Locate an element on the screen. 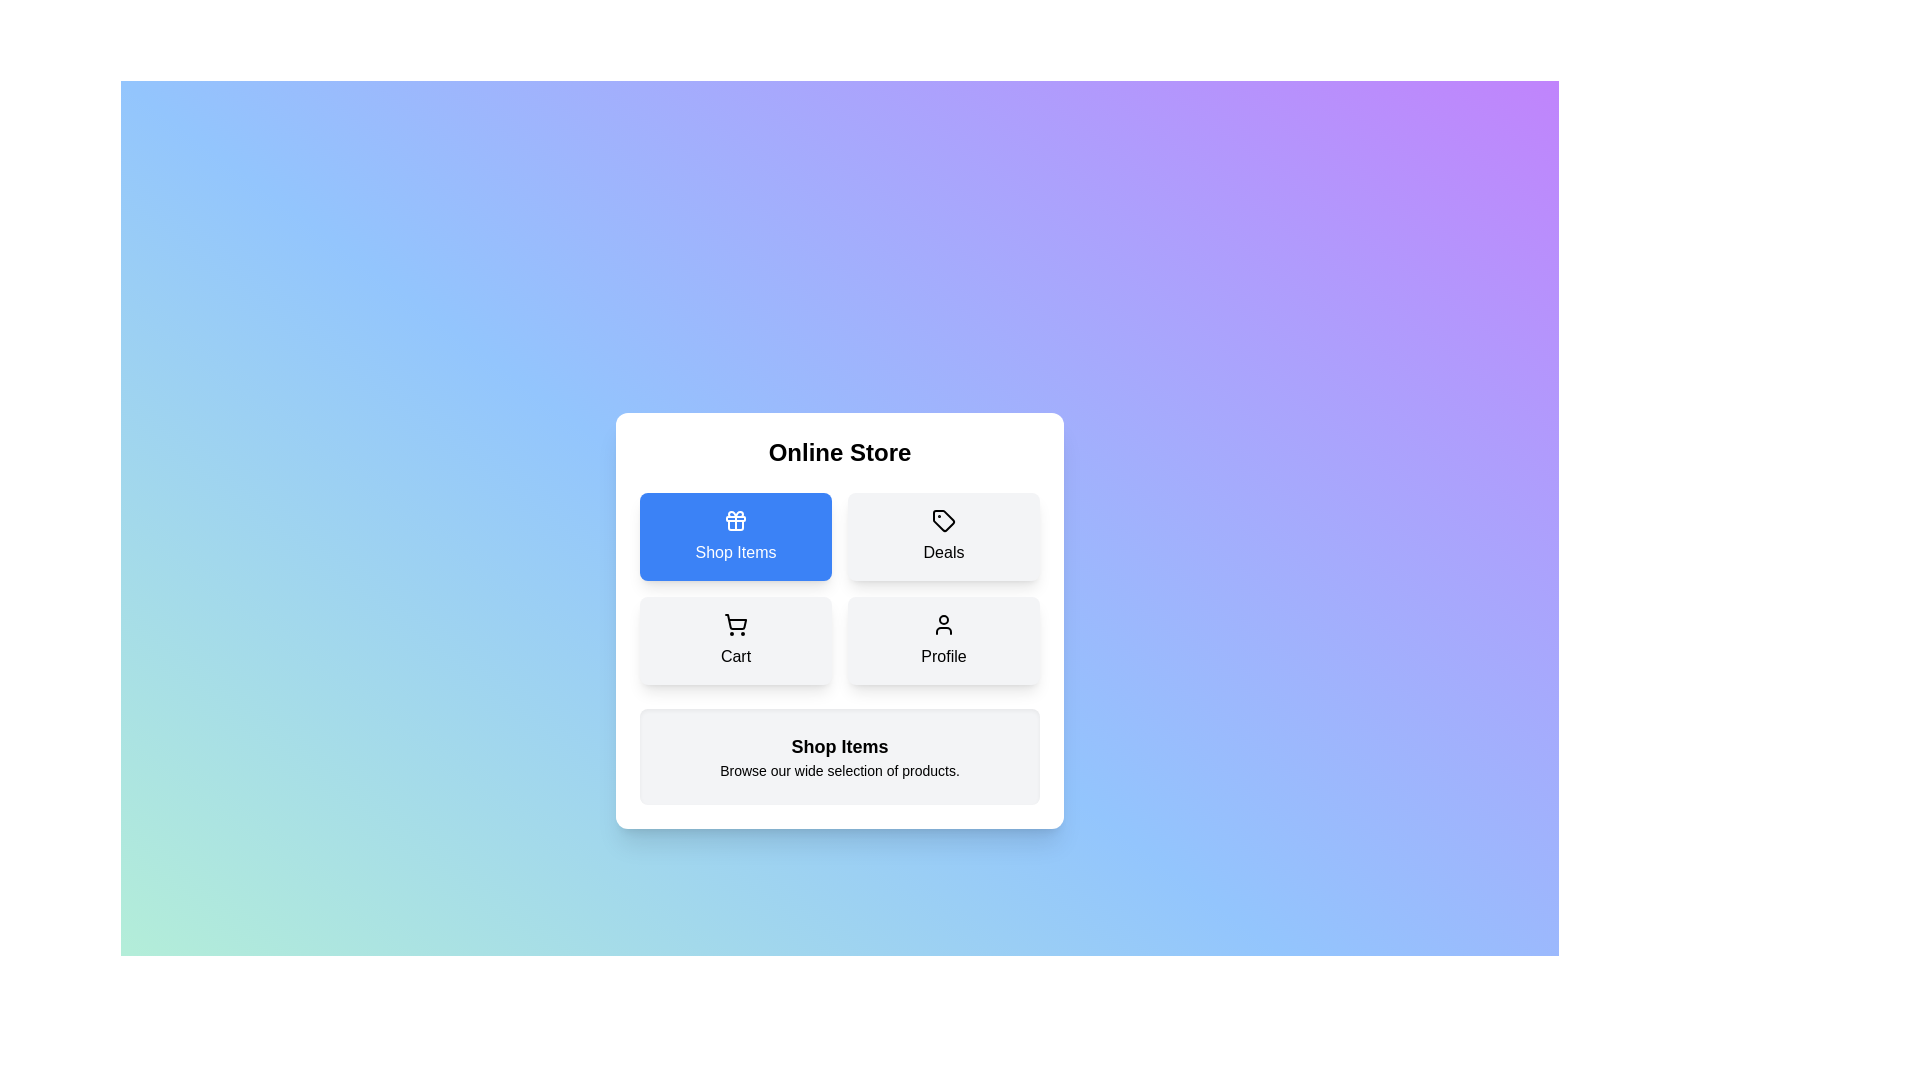 The width and height of the screenshot is (1920, 1080). the tab Cart by clicking on its respective button is located at coordinates (734, 640).